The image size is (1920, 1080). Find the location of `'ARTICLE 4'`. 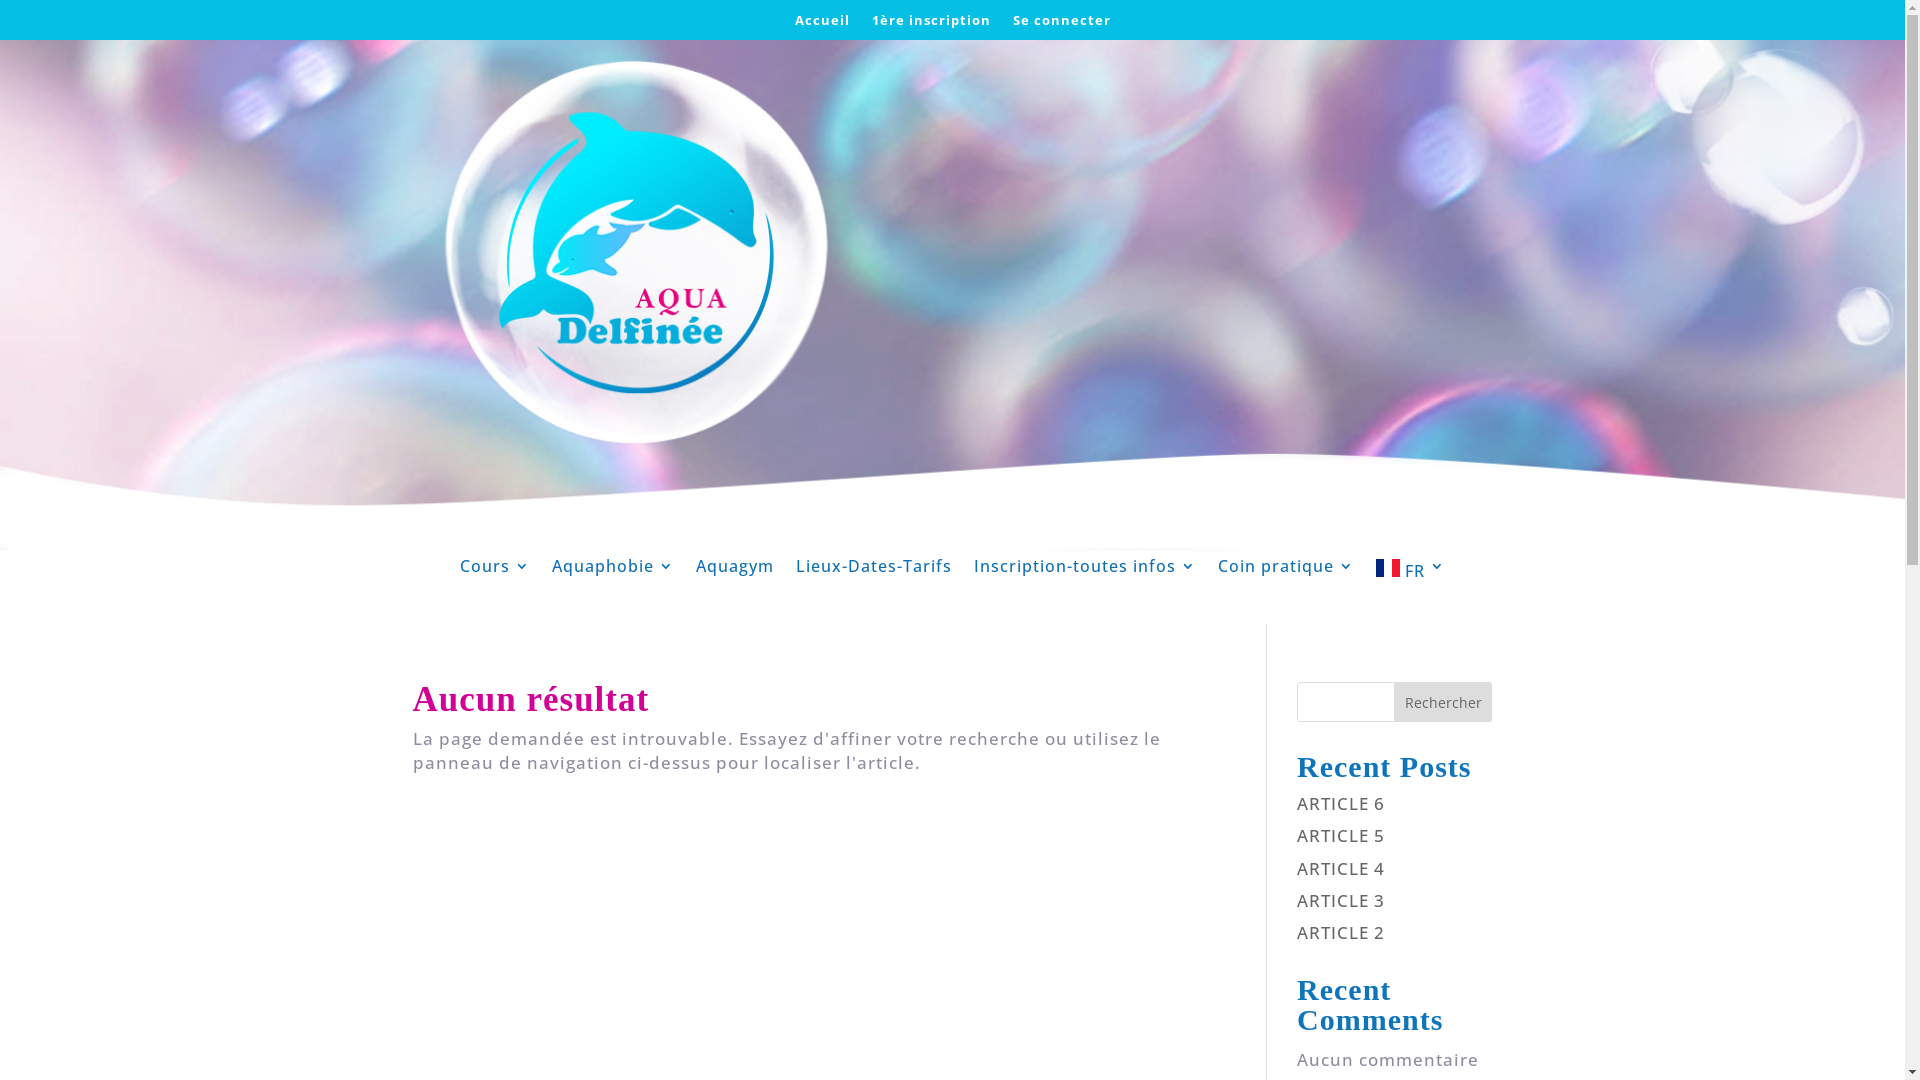

'ARTICLE 4' is located at coordinates (1340, 867).